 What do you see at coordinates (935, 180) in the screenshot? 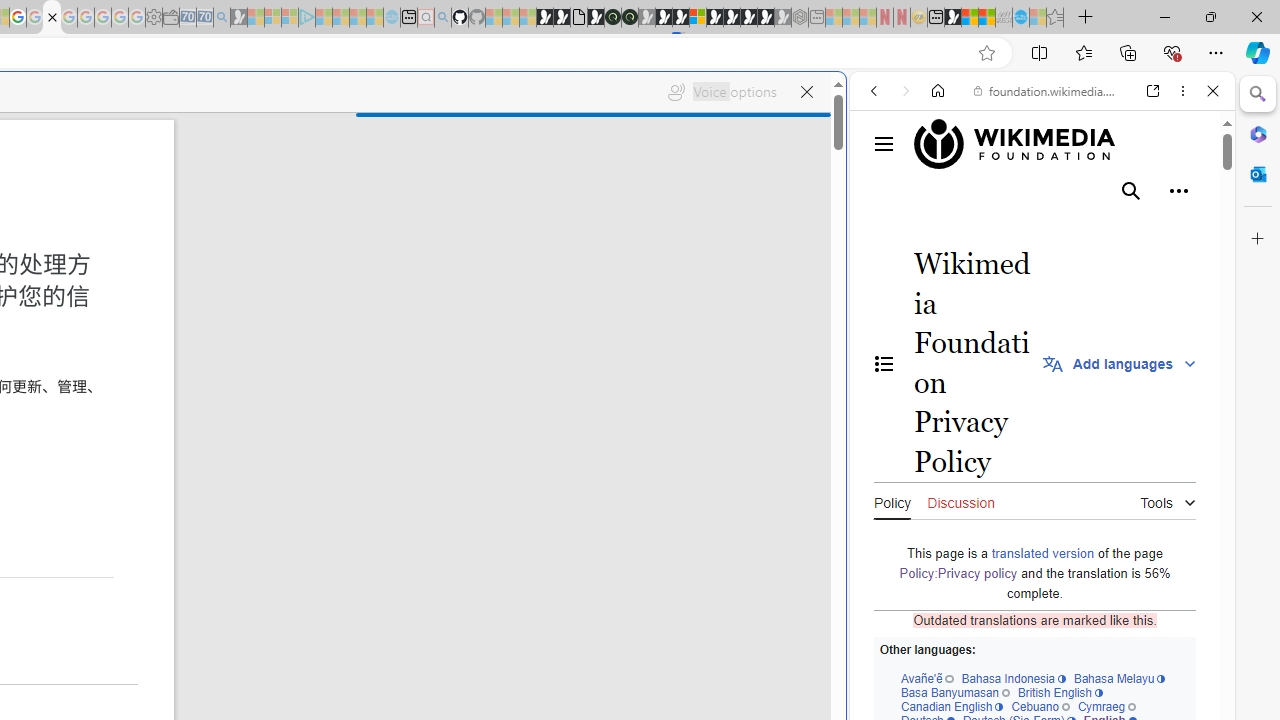
I see `'This site scope'` at bounding box center [935, 180].